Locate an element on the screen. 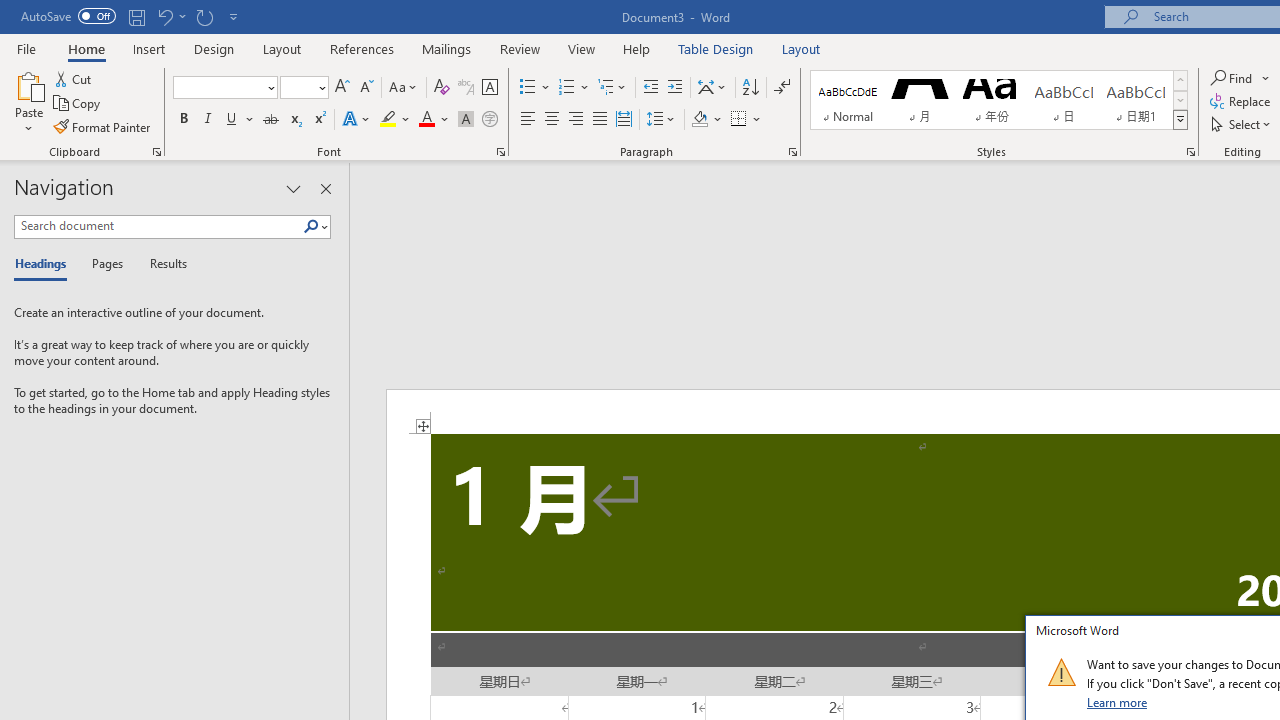 This screenshot has width=1280, height=720. 'Task Pane Options' is located at coordinates (292, 189).